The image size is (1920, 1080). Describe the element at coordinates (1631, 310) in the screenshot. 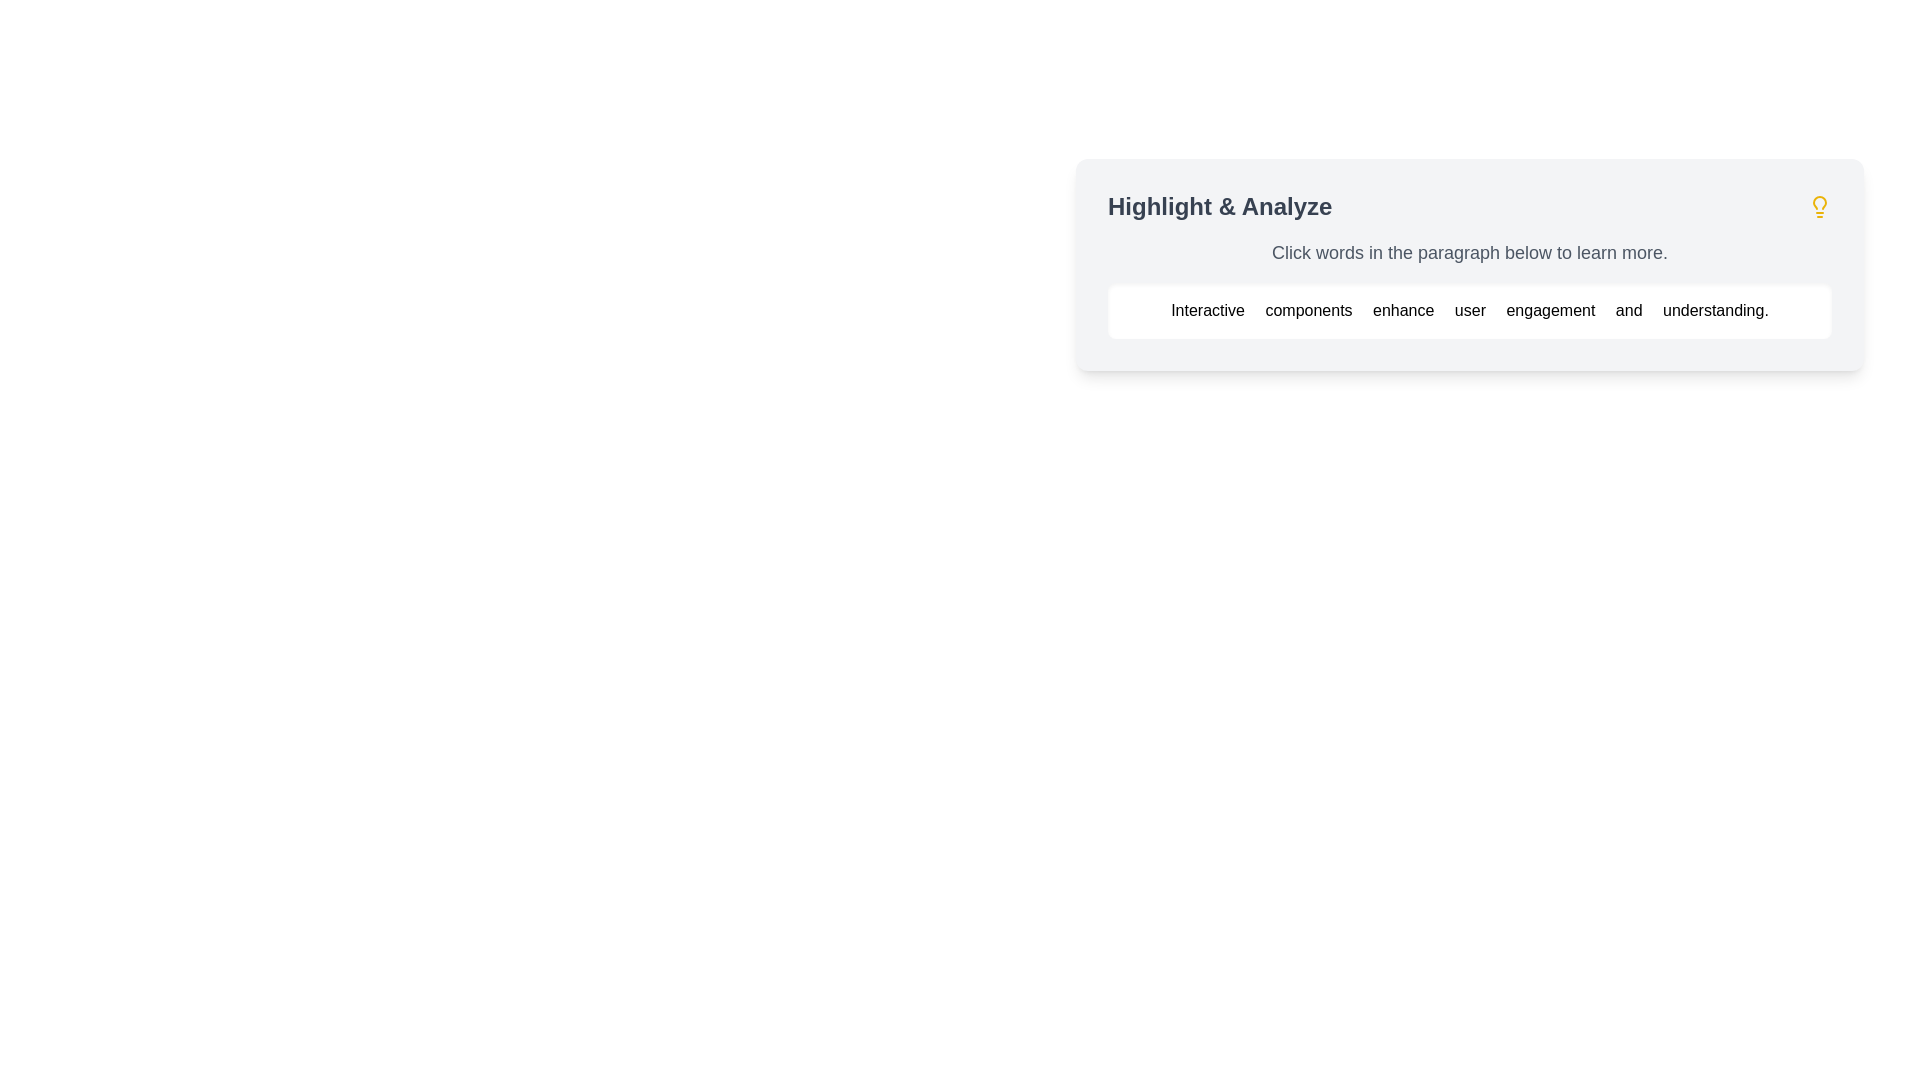

I see `the sixth word 'and' in the phrase 'Interactive components enhance user engagement and understanding.' which is located towards the center-right of the white card element` at that location.